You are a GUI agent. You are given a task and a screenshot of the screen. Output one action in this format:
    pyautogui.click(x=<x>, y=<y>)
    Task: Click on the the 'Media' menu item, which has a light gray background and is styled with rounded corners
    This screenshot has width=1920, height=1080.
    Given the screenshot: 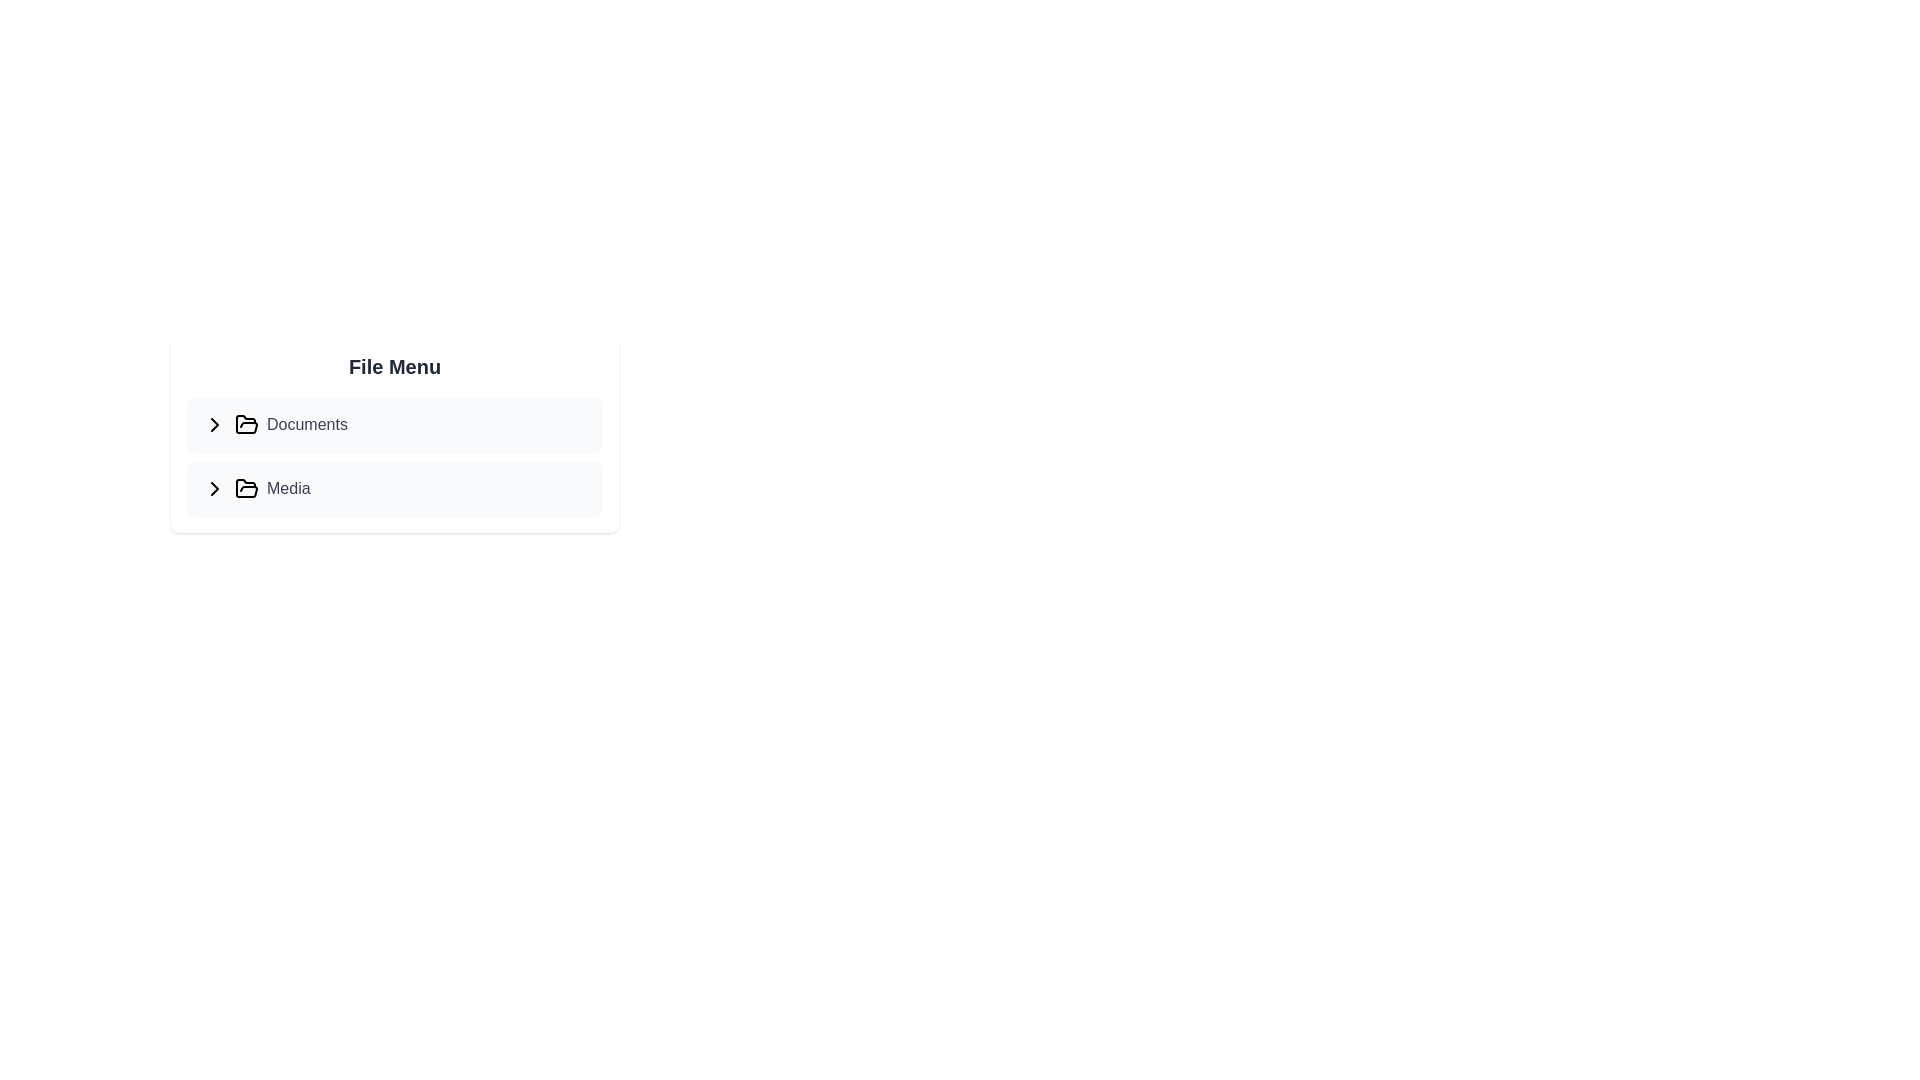 What is the action you would take?
    pyautogui.click(x=394, y=489)
    